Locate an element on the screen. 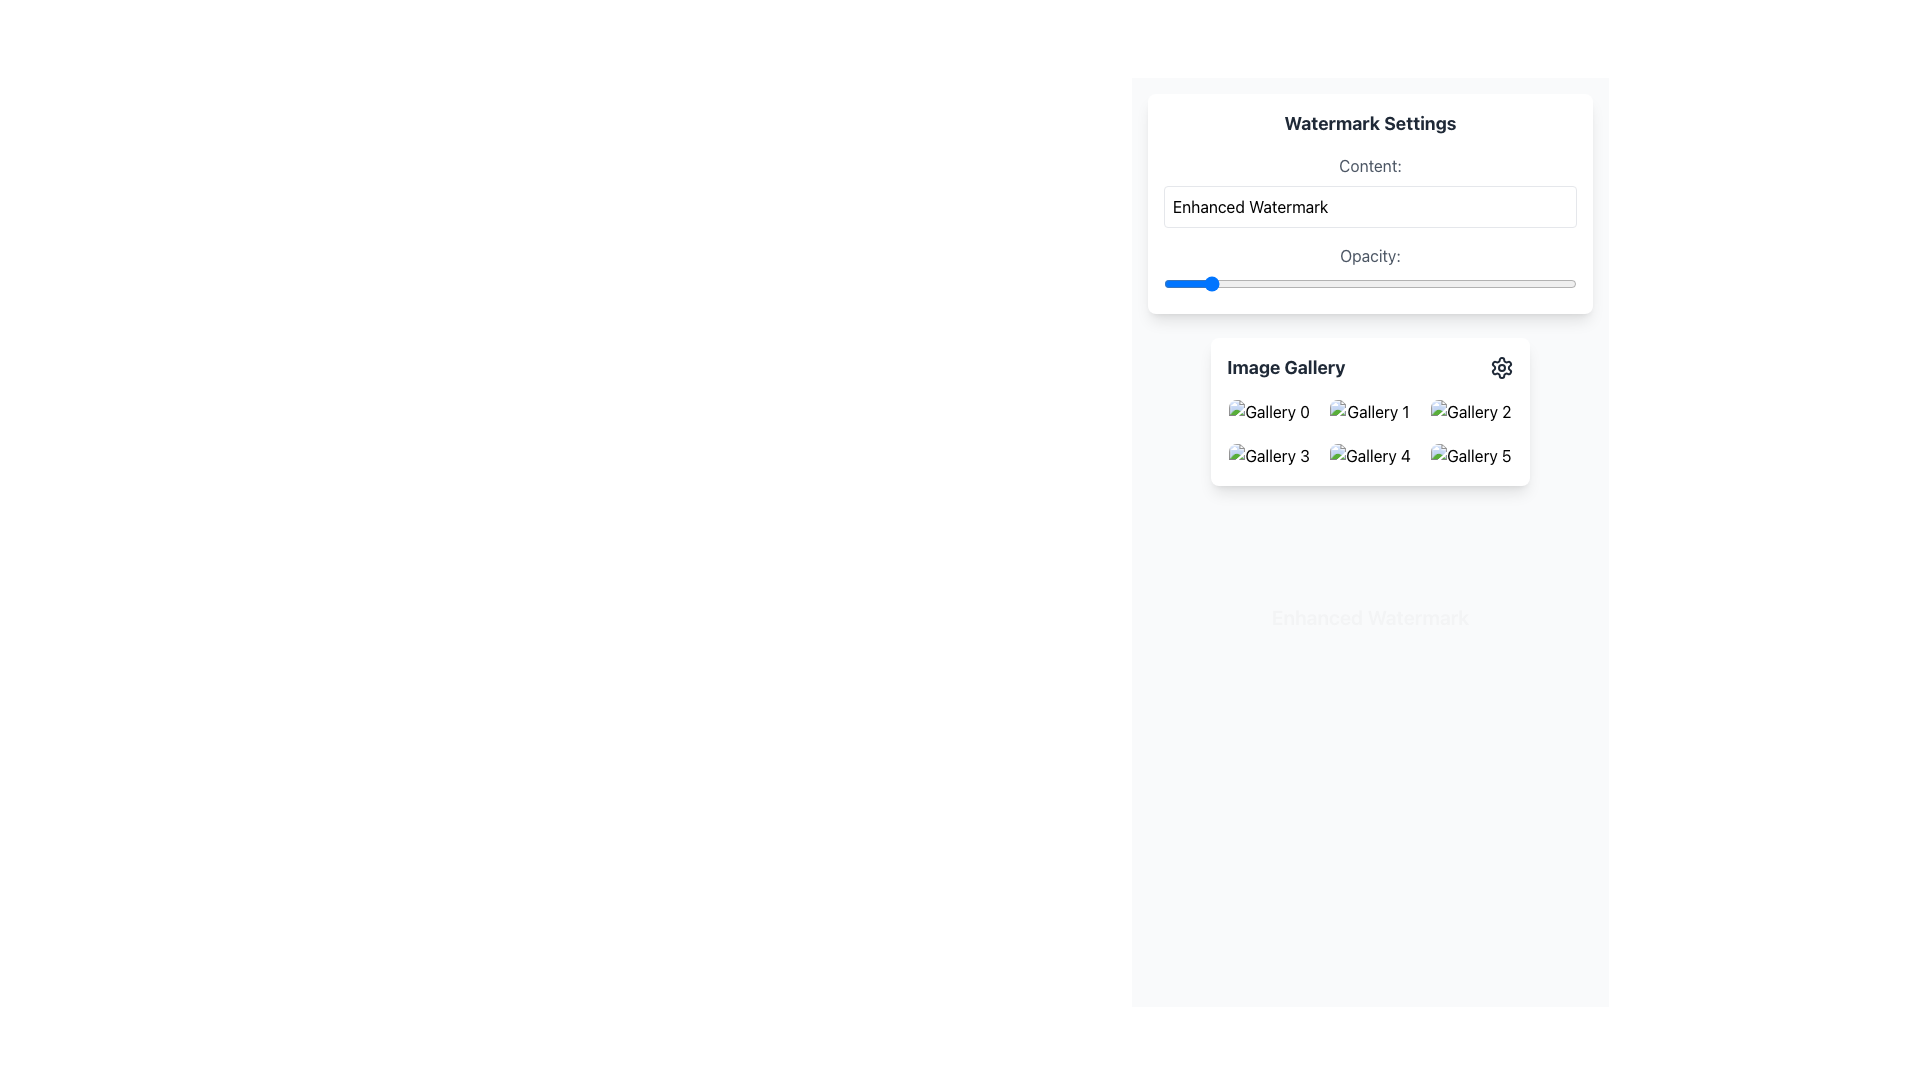  the first image thumbnail in the 'Image Gallery' section is located at coordinates (1267, 411).